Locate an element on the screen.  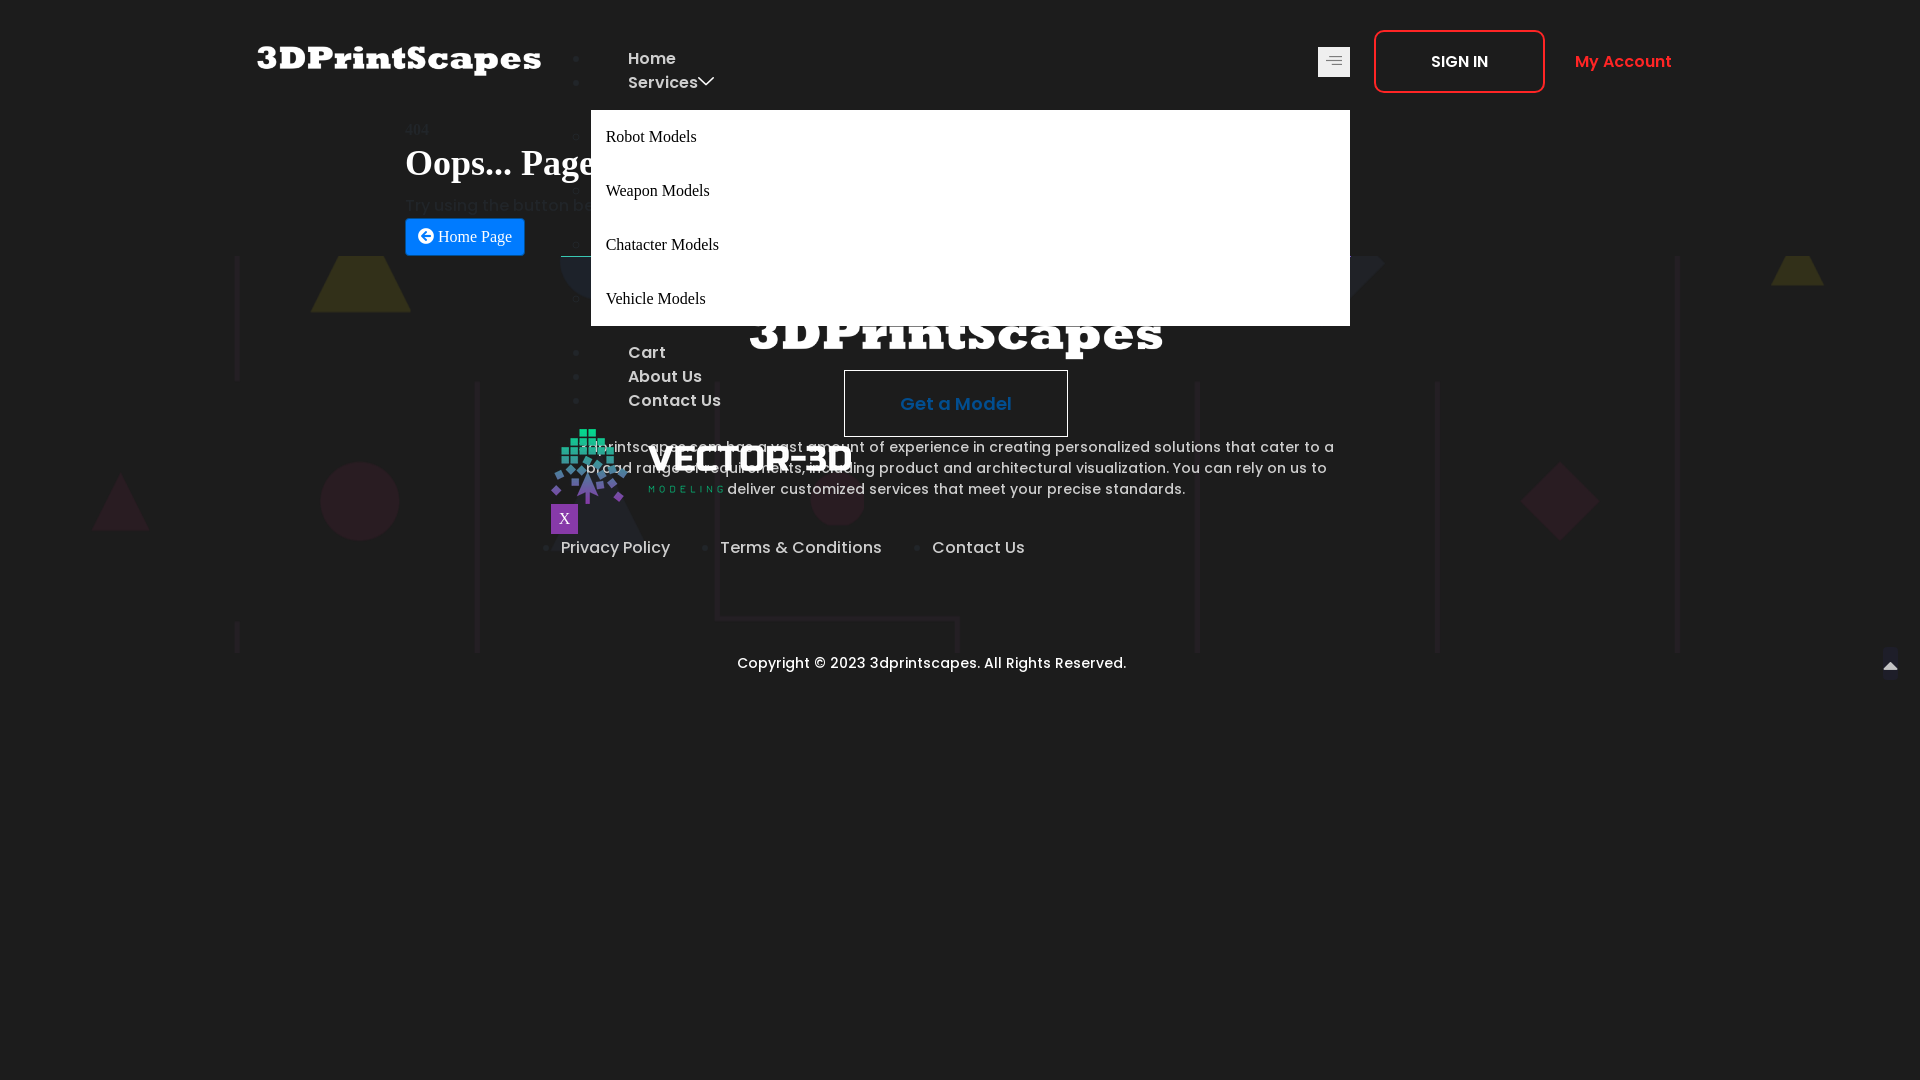
'Contact Us' is located at coordinates (674, 400).